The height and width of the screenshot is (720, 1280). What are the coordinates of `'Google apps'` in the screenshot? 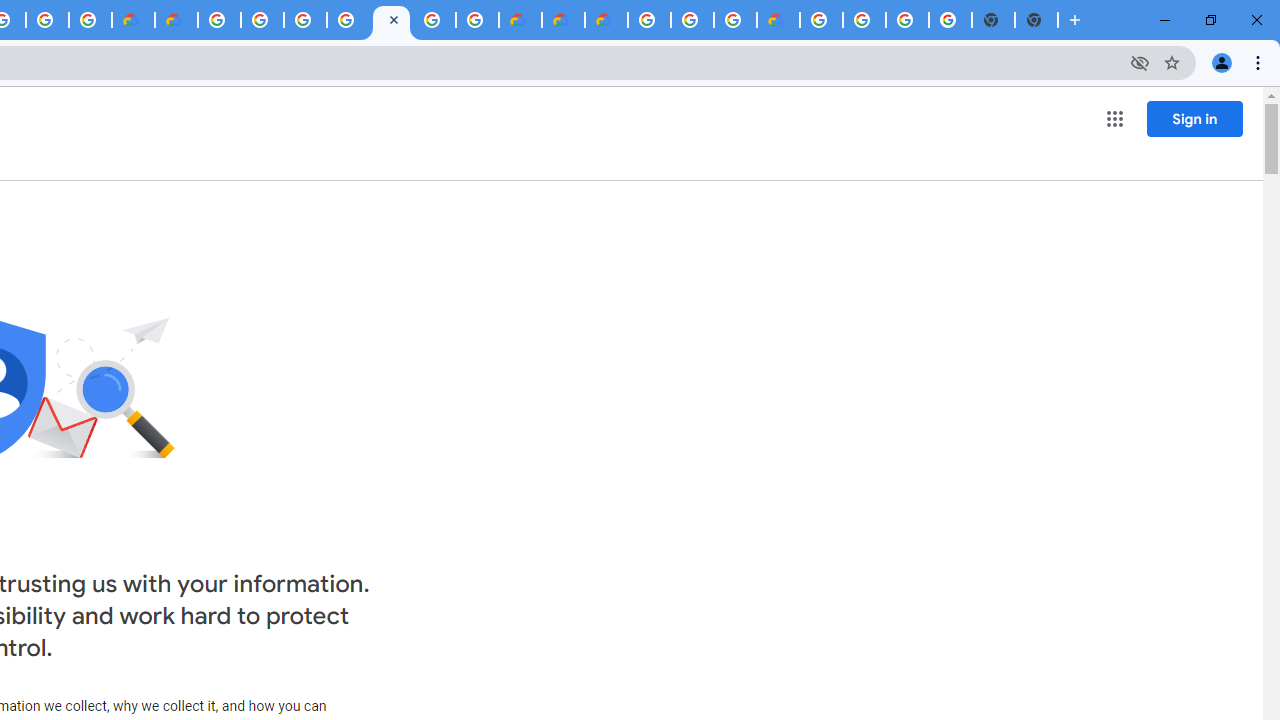 It's located at (1113, 119).